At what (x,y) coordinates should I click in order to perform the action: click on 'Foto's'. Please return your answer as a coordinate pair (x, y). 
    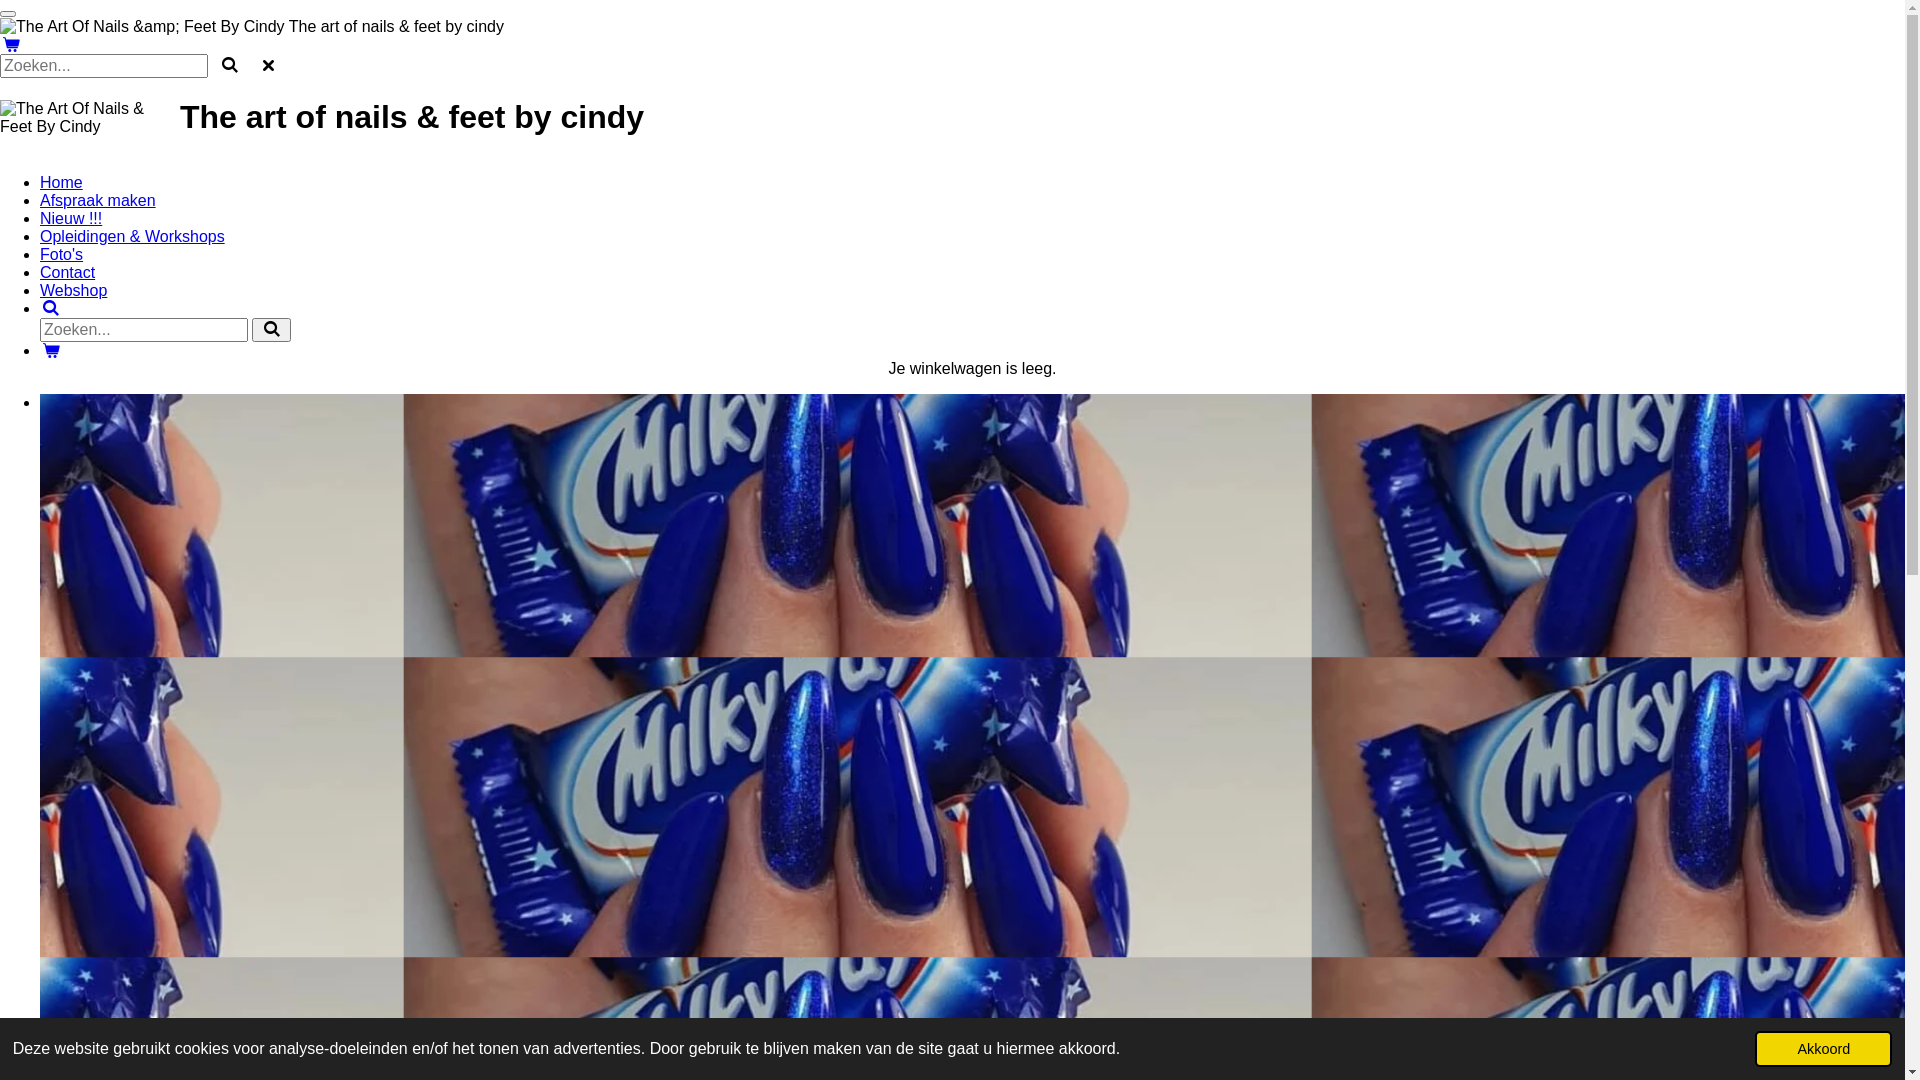
    Looking at the image, I should click on (61, 253).